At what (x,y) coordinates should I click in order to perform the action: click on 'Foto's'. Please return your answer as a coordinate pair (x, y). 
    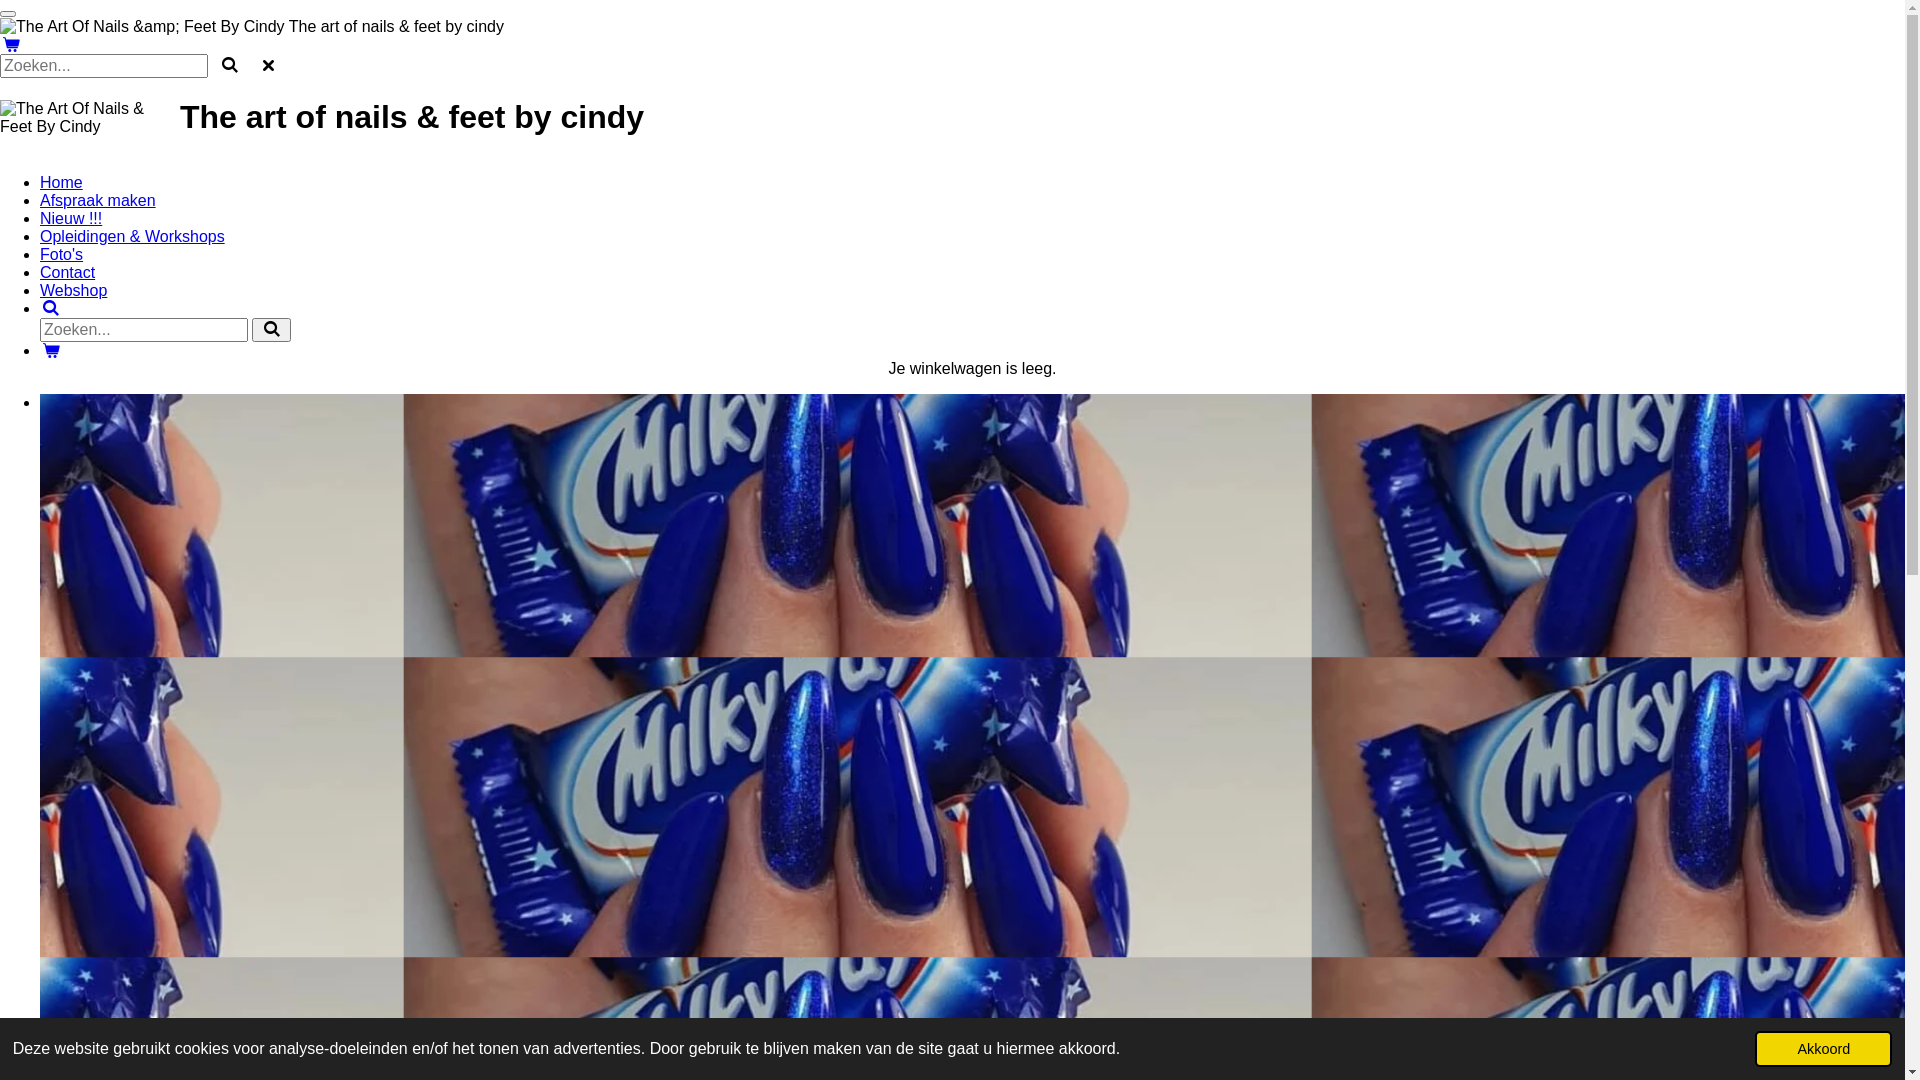
    Looking at the image, I should click on (61, 253).